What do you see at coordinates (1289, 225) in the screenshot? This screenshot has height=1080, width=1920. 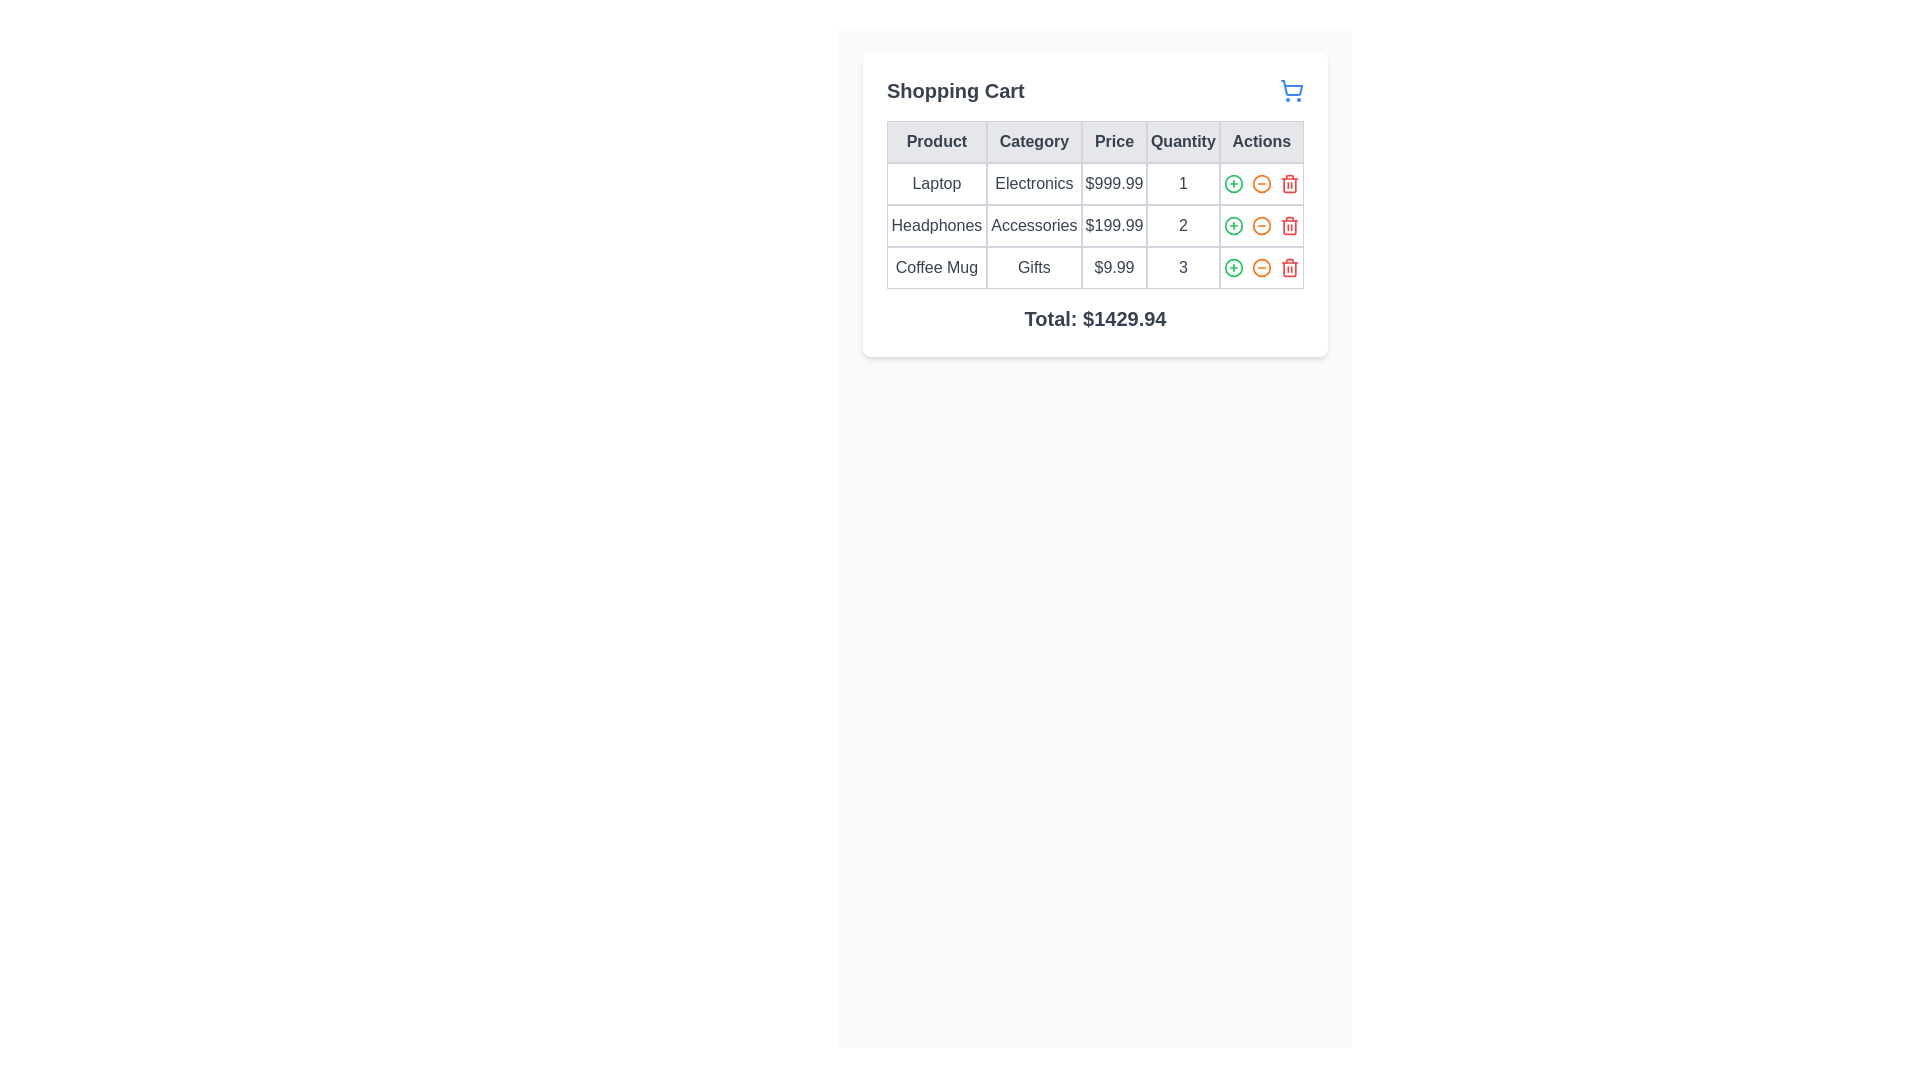 I see `the red trash can icon button located in the 'Actions' column of the second row` at bounding box center [1289, 225].